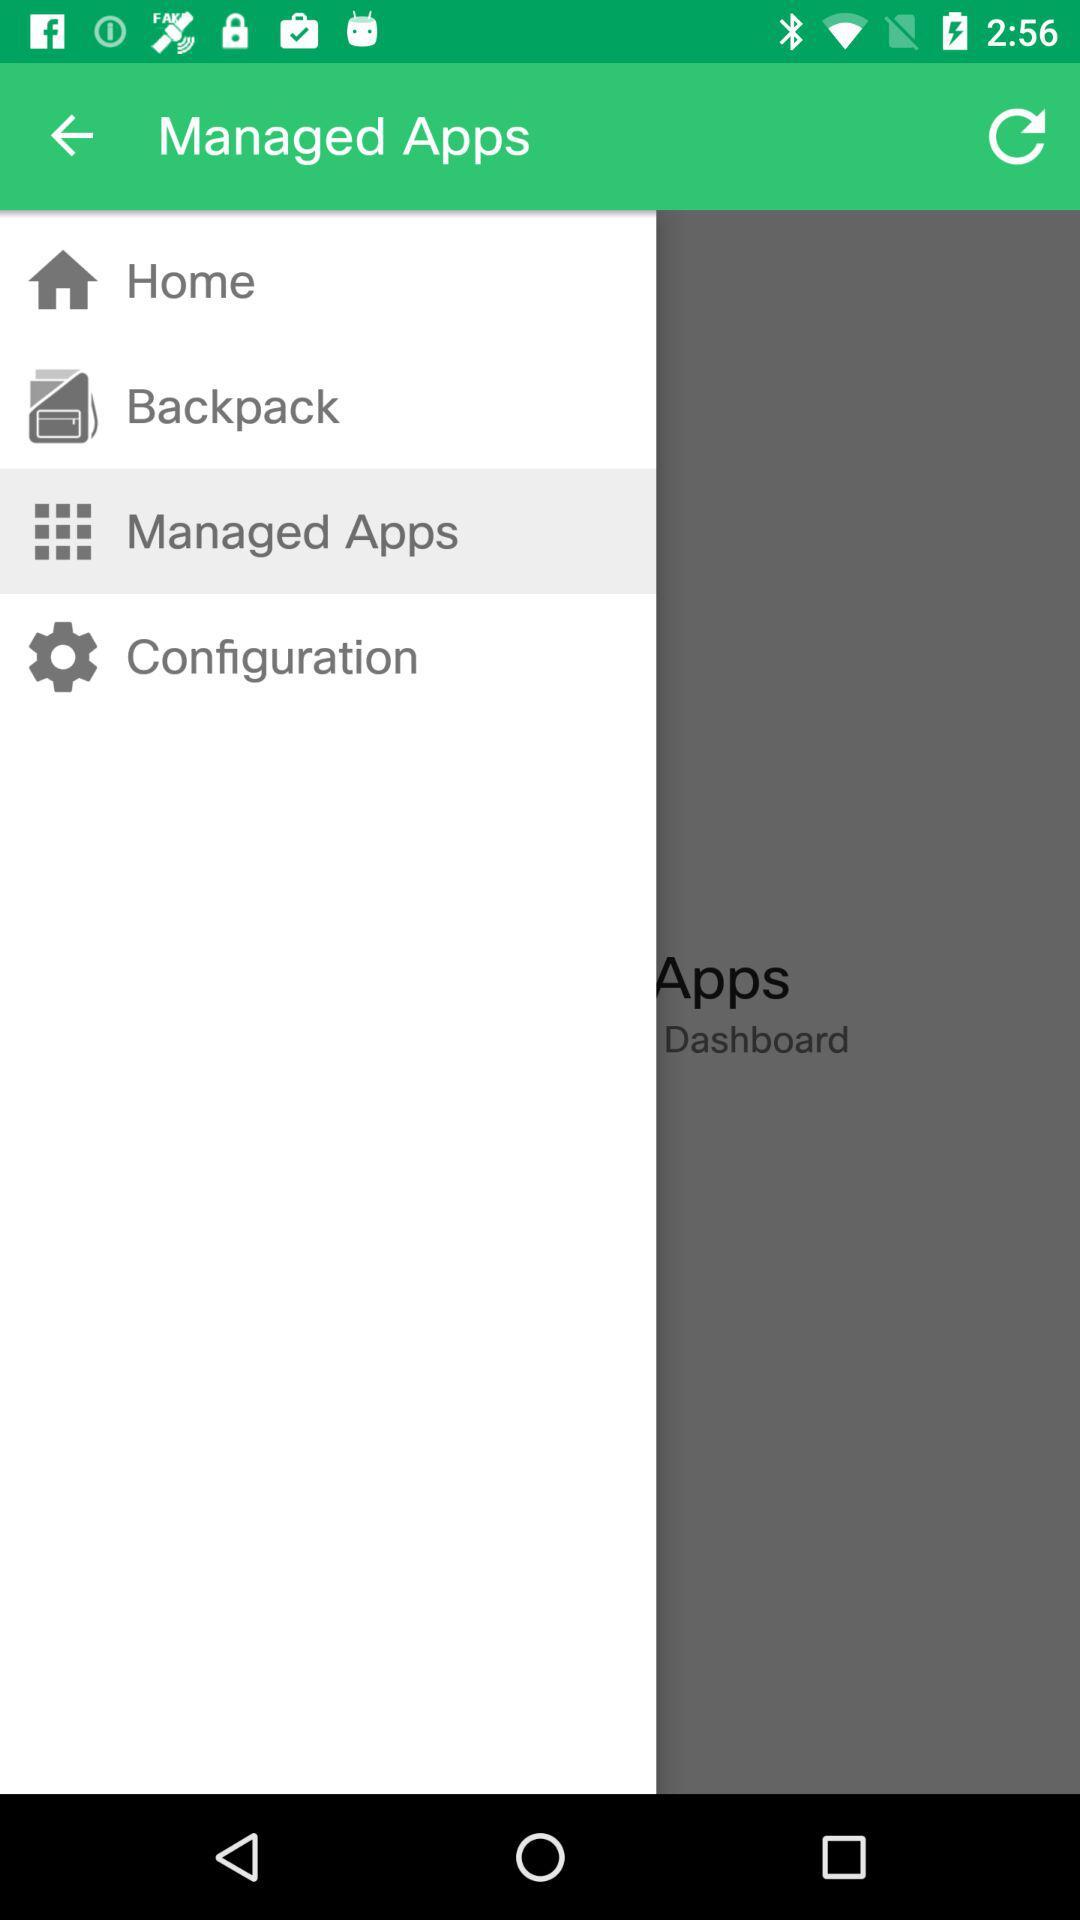 This screenshot has height=1920, width=1080. What do you see at coordinates (190, 280) in the screenshot?
I see `home item` at bounding box center [190, 280].